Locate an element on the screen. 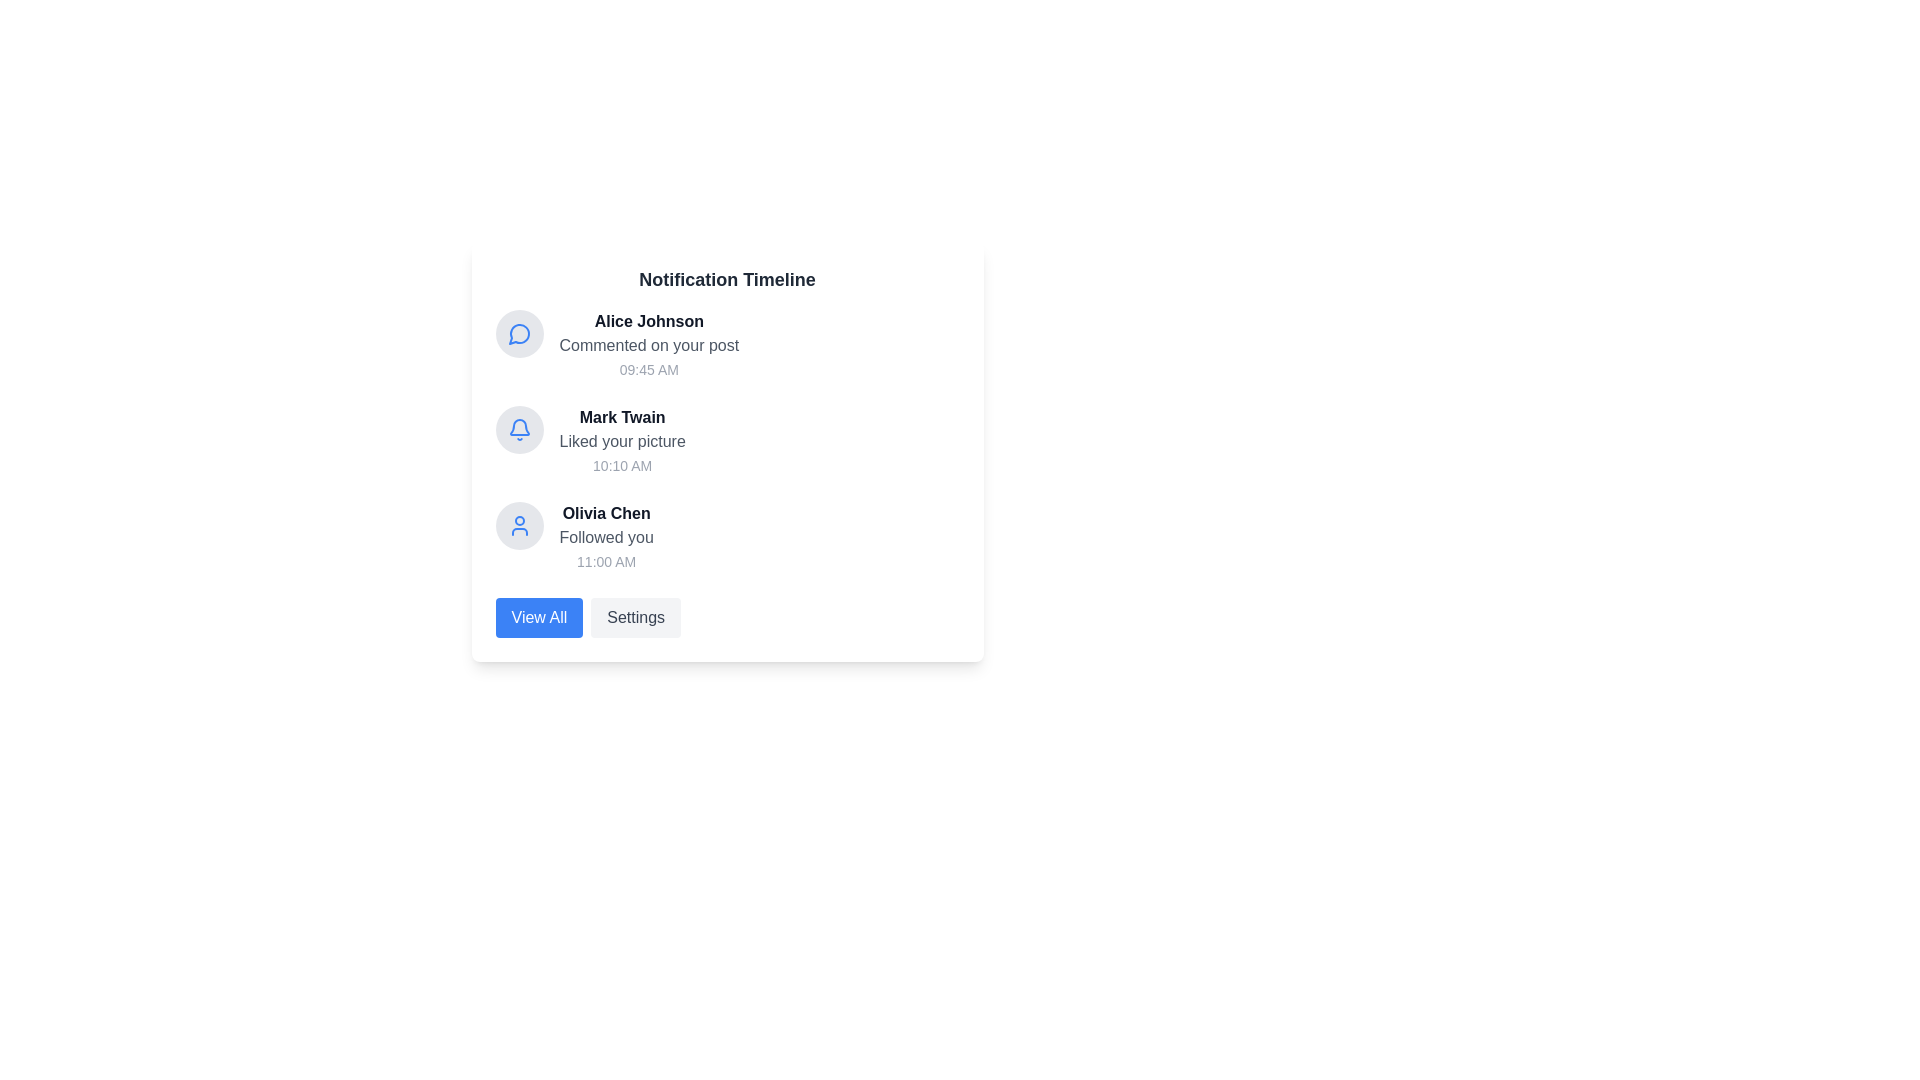 The height and width of the screenshot is (1080, 1920). the static text displaying the name of the user who performed an action in the third entry of the notification timeline is located at coordinates (605, 512).